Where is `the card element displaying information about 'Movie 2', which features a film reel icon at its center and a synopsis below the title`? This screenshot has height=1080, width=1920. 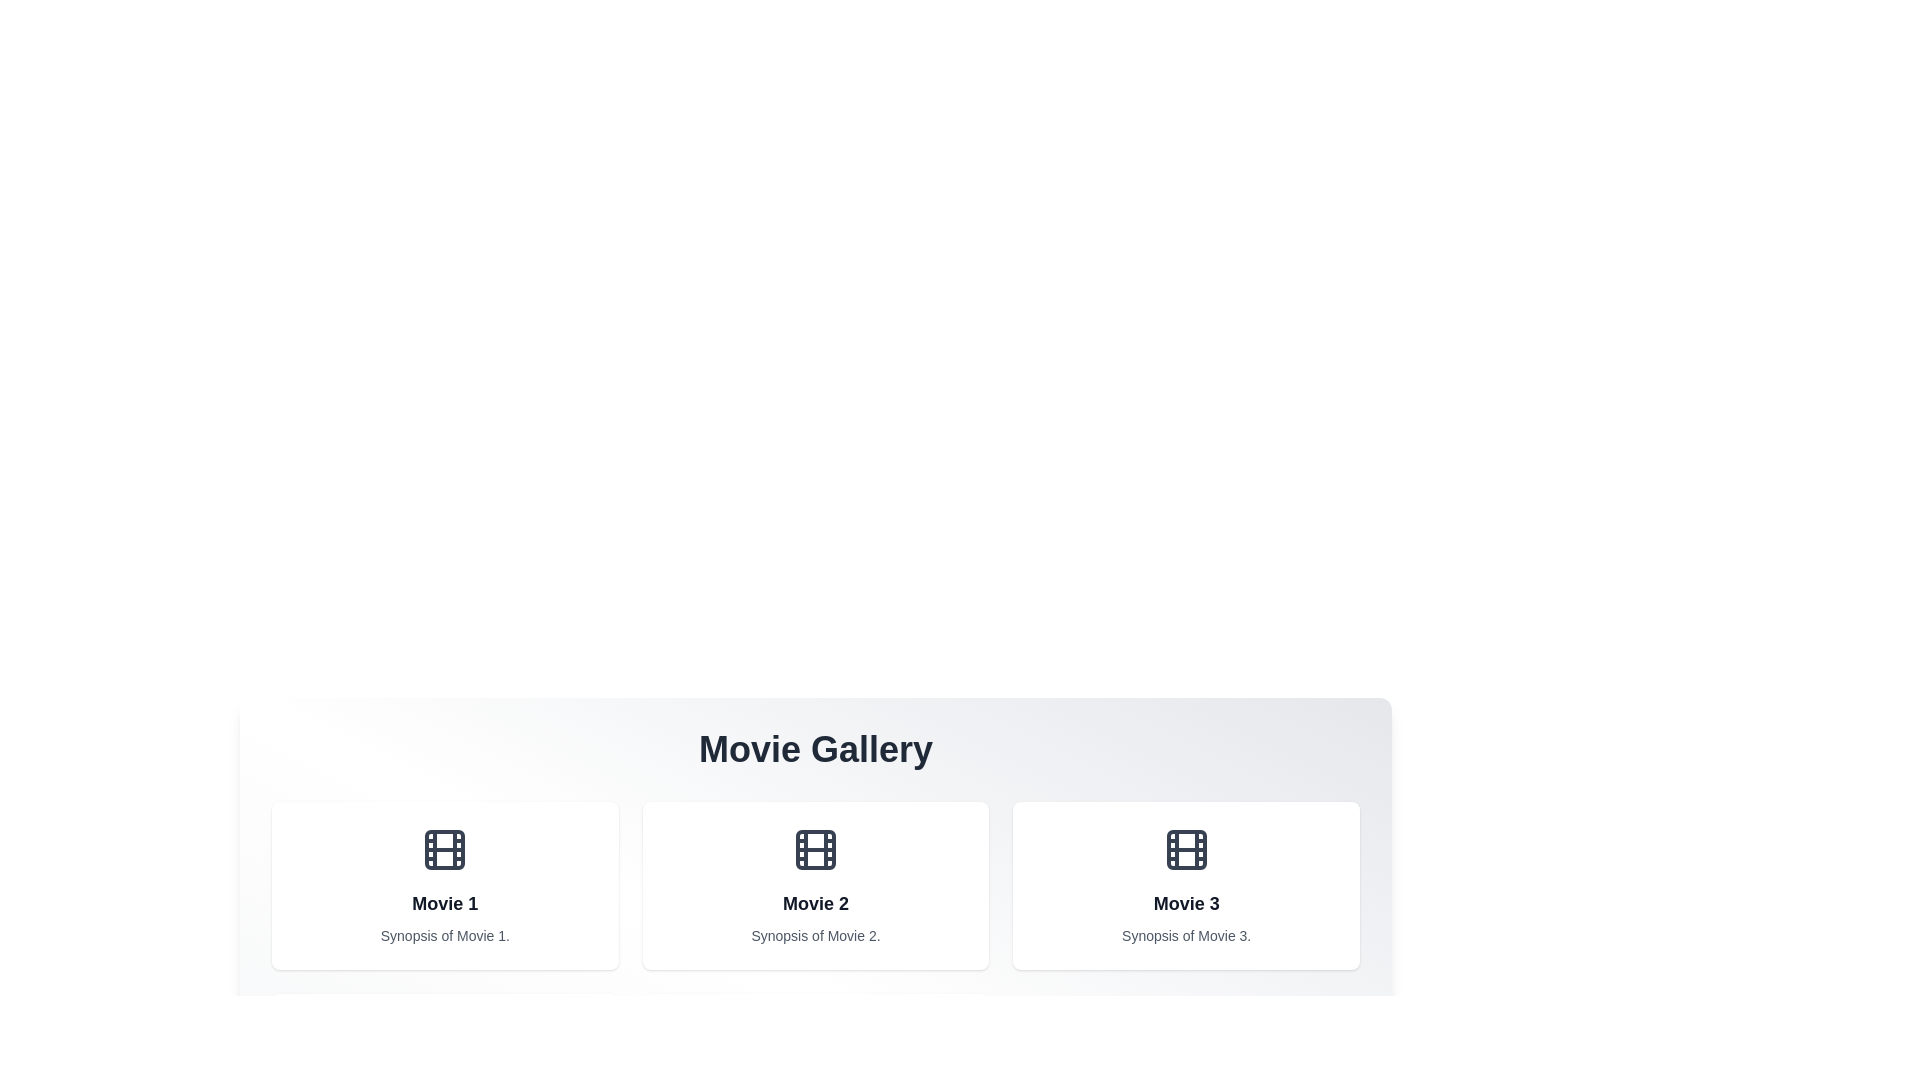 the card element displaying information about 'Movie 2', which features a film reel icon at its center and a synopsis below the title is located at coordinates (816, 885).